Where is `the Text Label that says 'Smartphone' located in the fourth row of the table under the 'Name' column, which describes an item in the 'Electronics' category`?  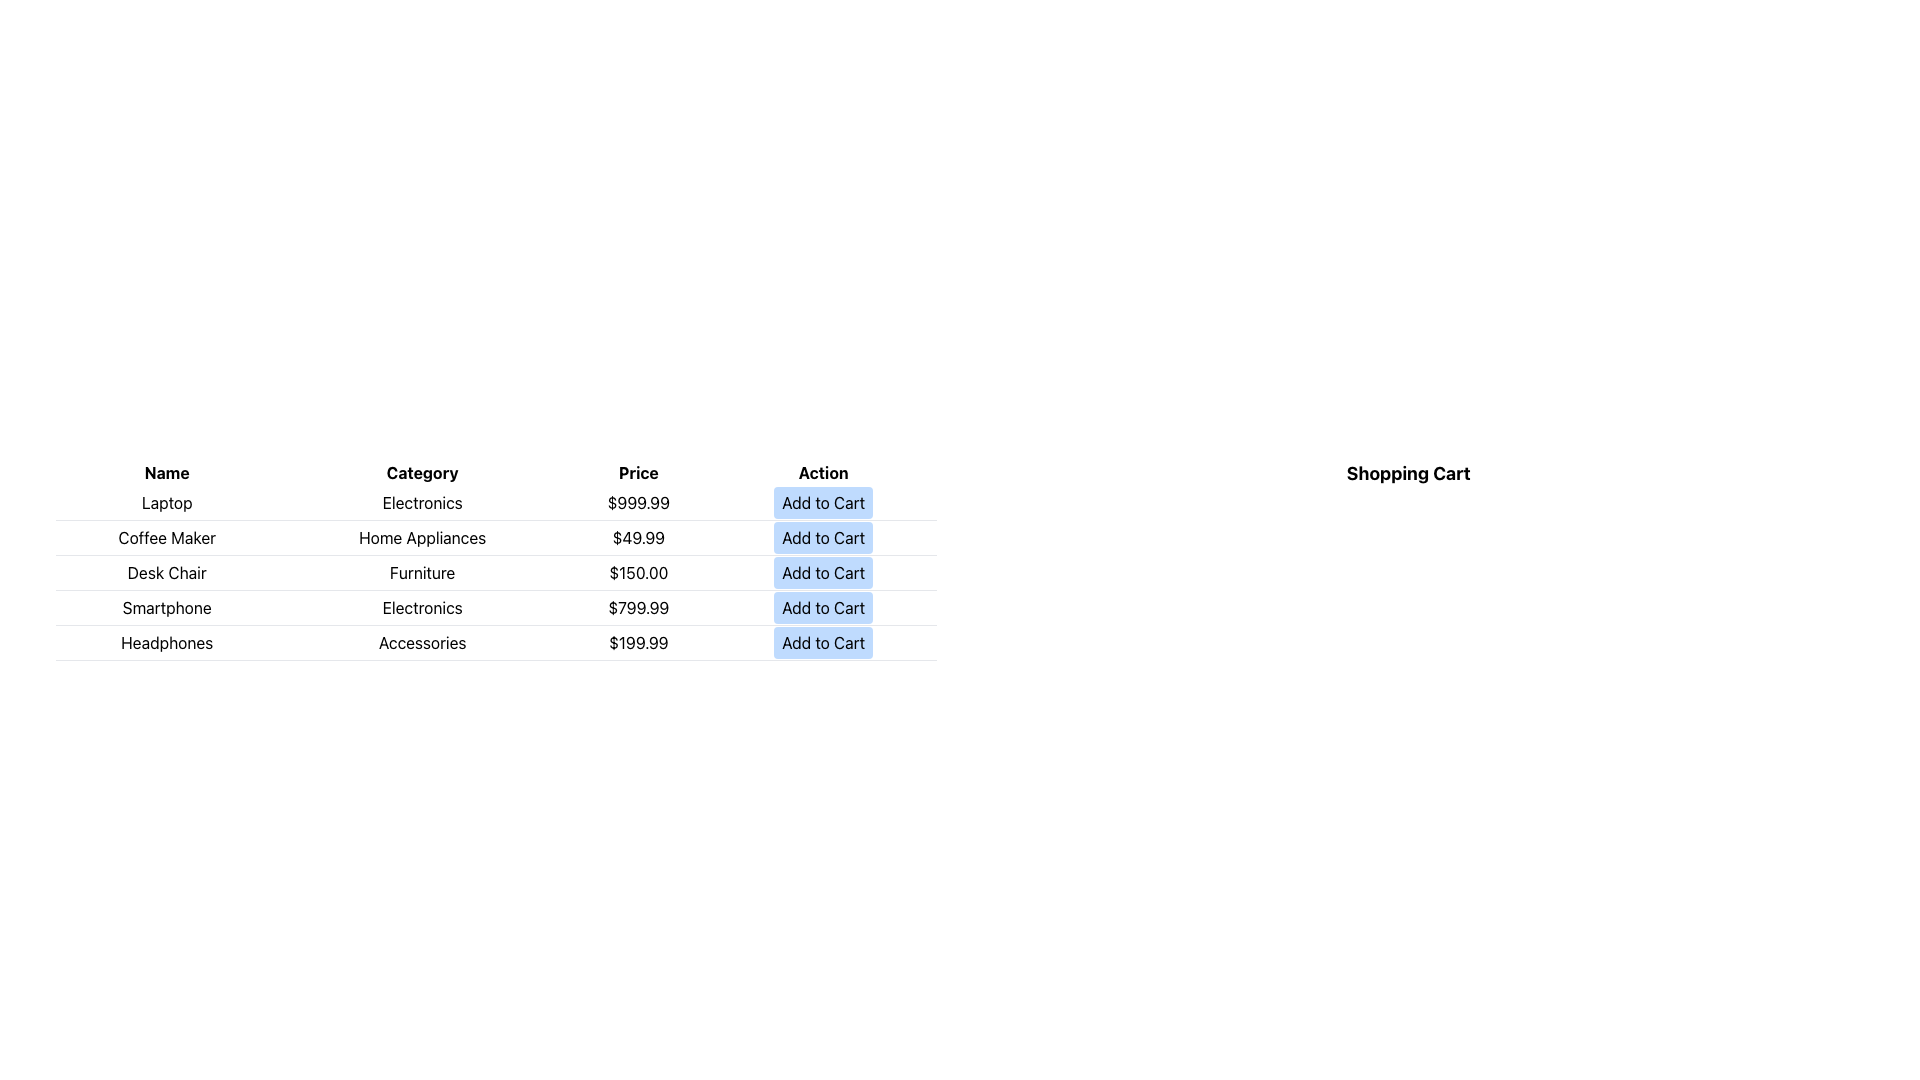 the Text Label that says 'Smartphone' located in the fourth row of the table under the 'Name' column, which describes an item in the 'Electronics' category is located at coordinates (167, 607).